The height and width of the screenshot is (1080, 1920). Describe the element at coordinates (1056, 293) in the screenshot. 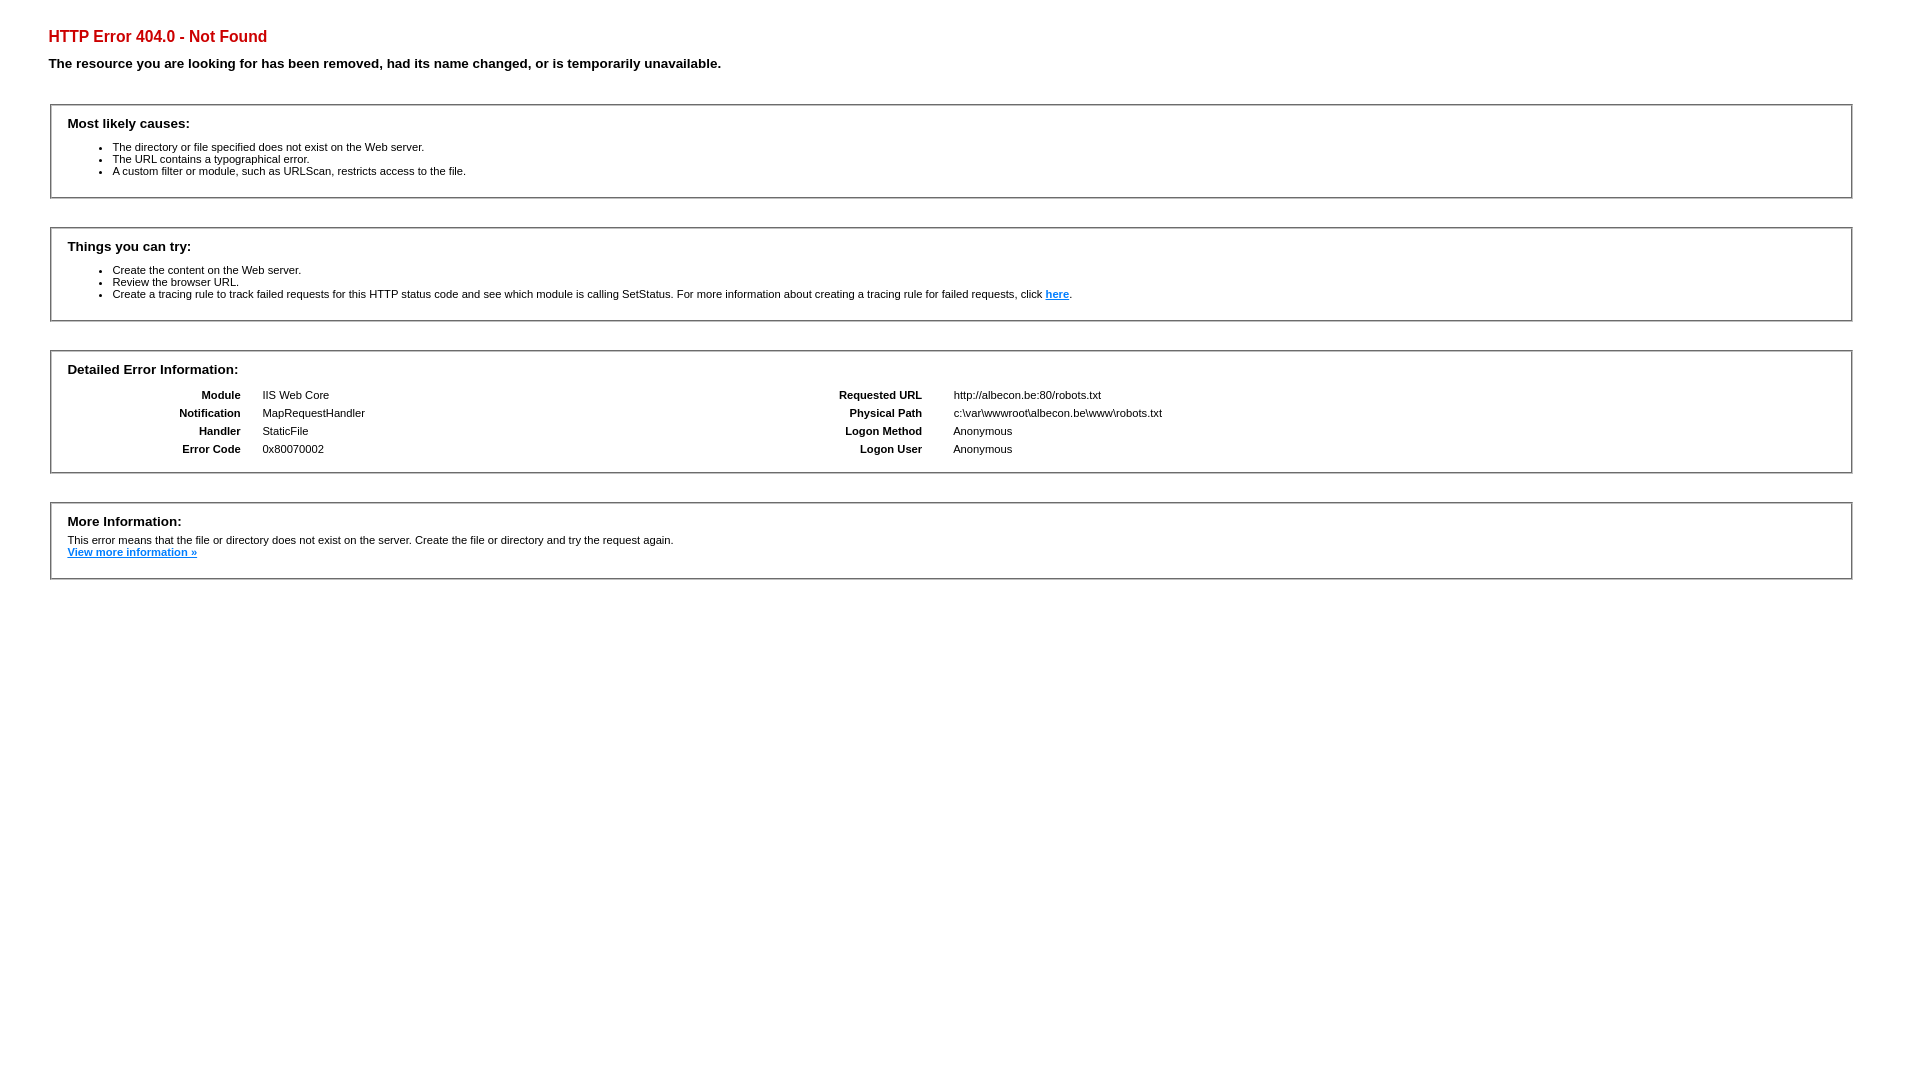

I see `'here'` at that location.